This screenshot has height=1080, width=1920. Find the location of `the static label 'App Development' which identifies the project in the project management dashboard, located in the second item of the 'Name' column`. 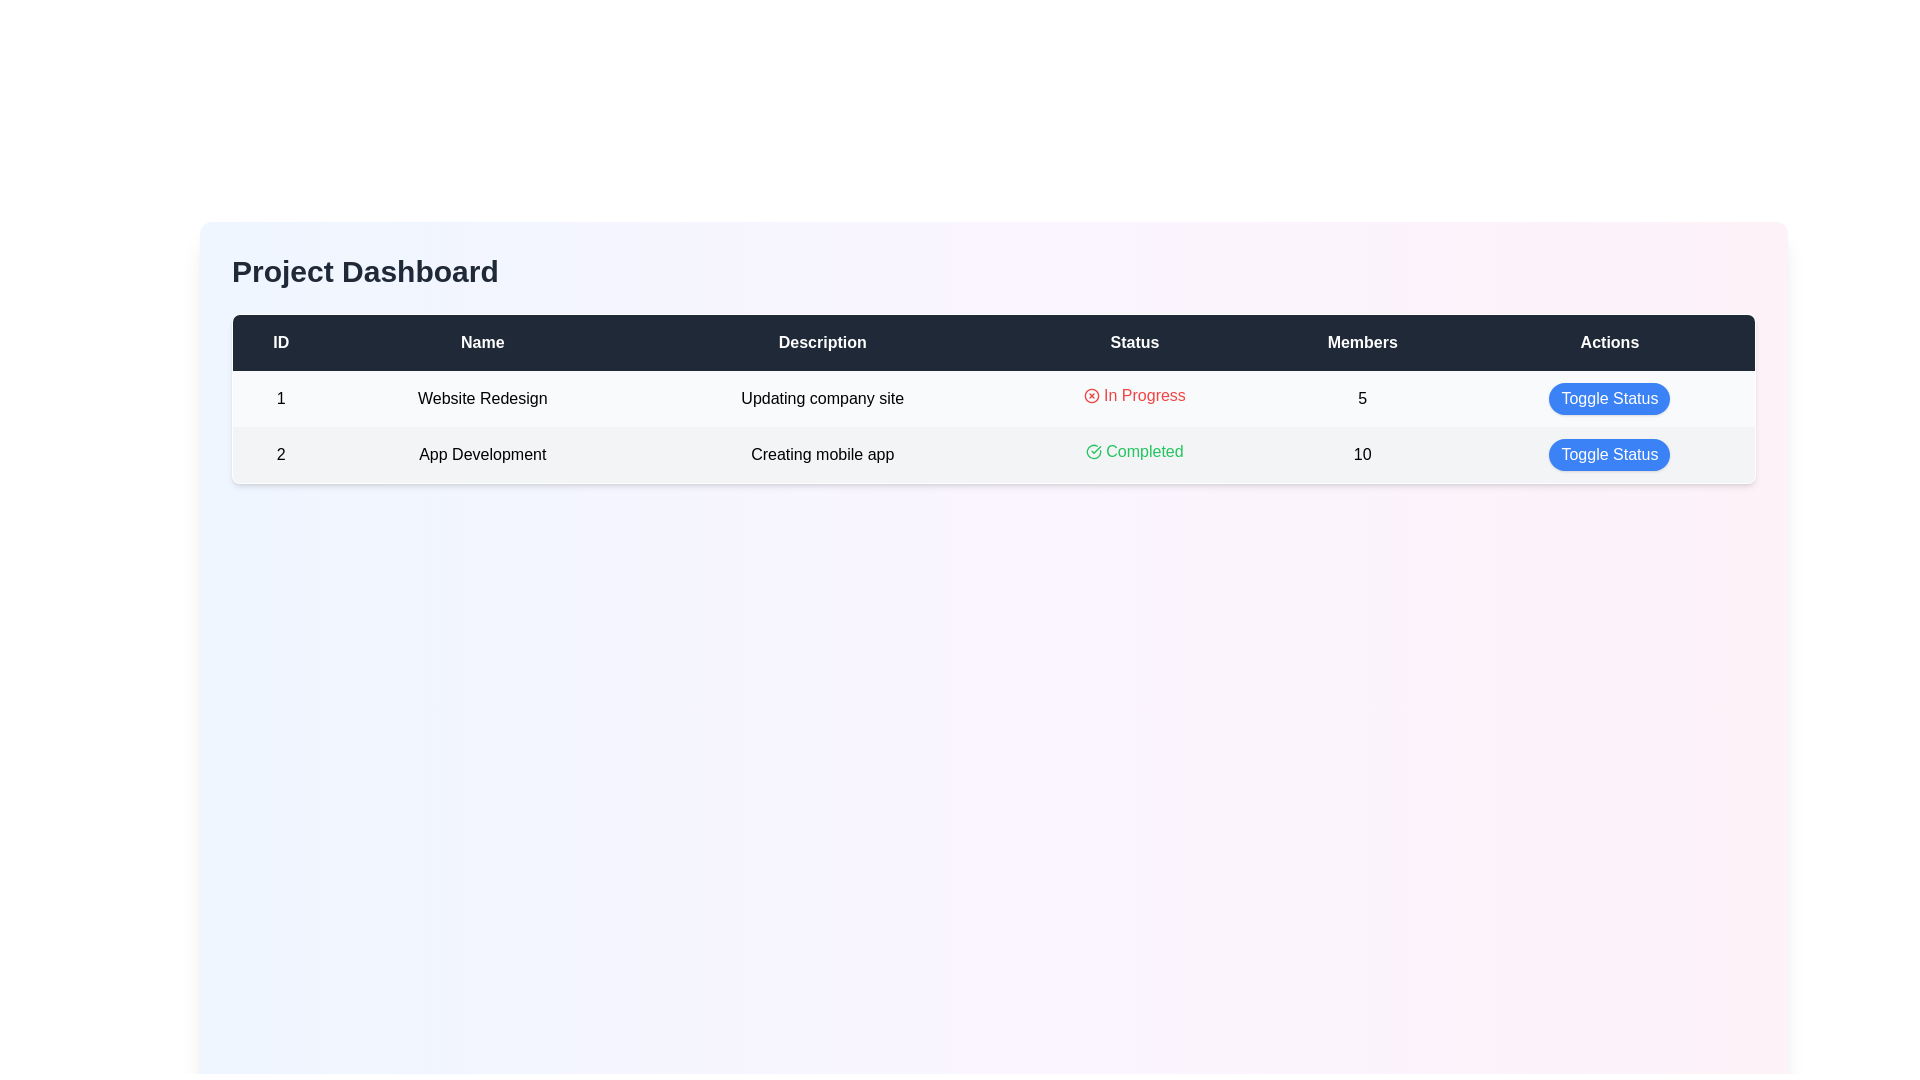

the static label 'App Development' which identifies the project in the project management dashboard, located in the second item of the 'Name' column is located at coordinates (482, 455).